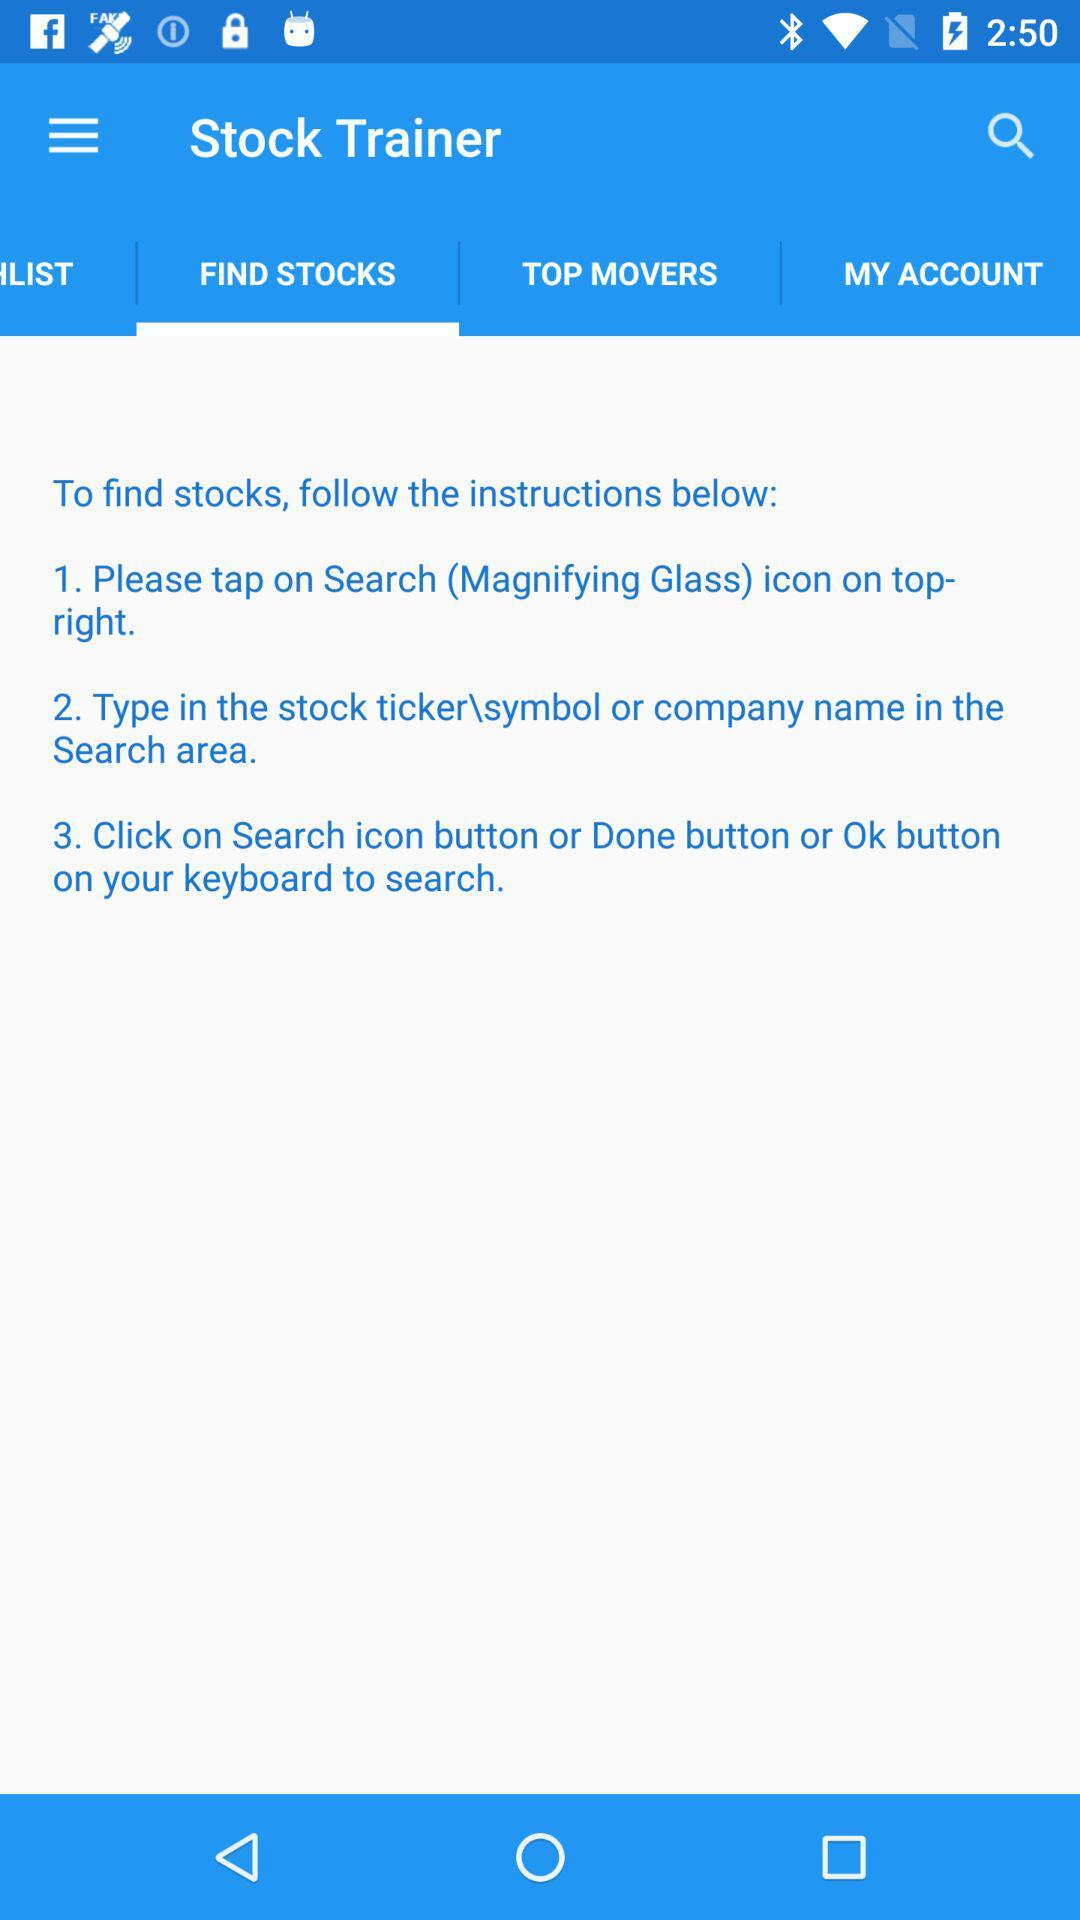  Describe the element at coordinates (72, 135) in the screenshot. I see `item next to stock trainer icon` at that location.